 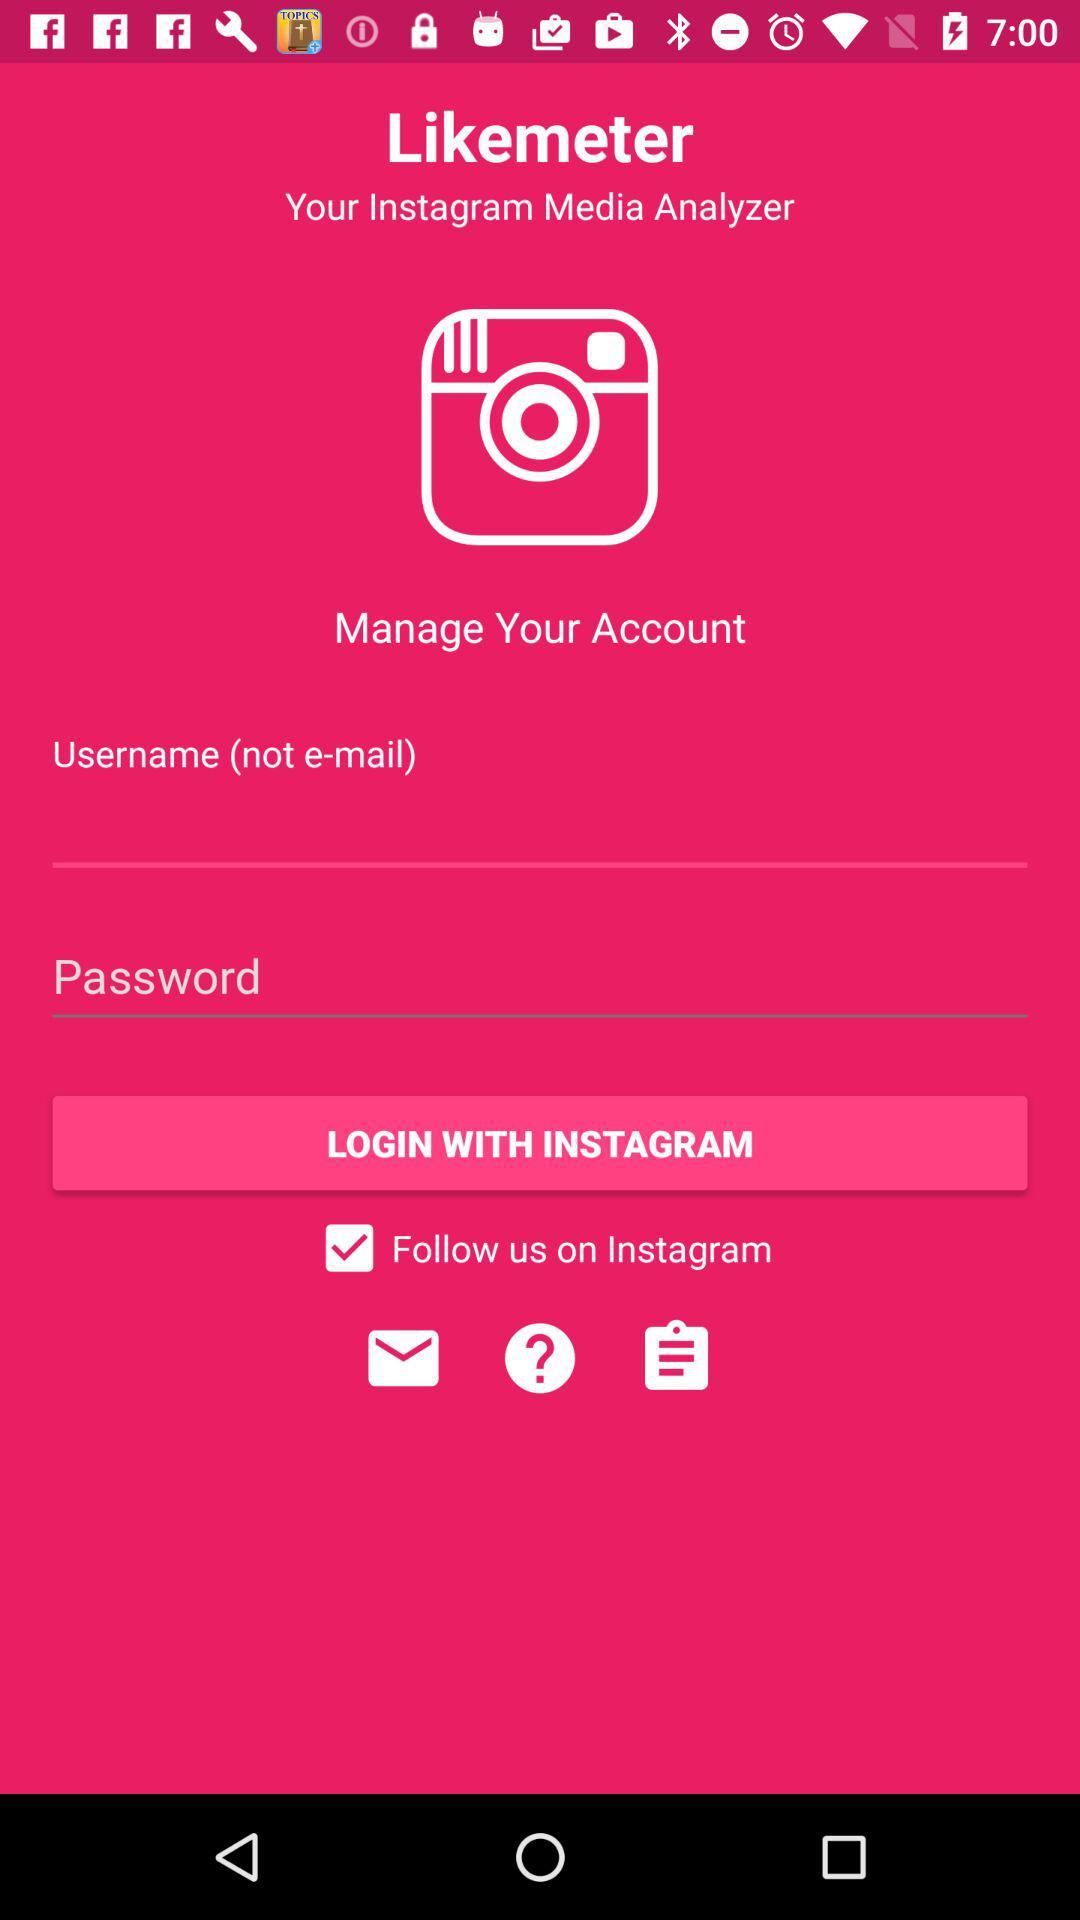 What do you see at coordinates (540, 1142) in the screenshot?
I see `the login with instagram item` at bounding box center [540, 1142].